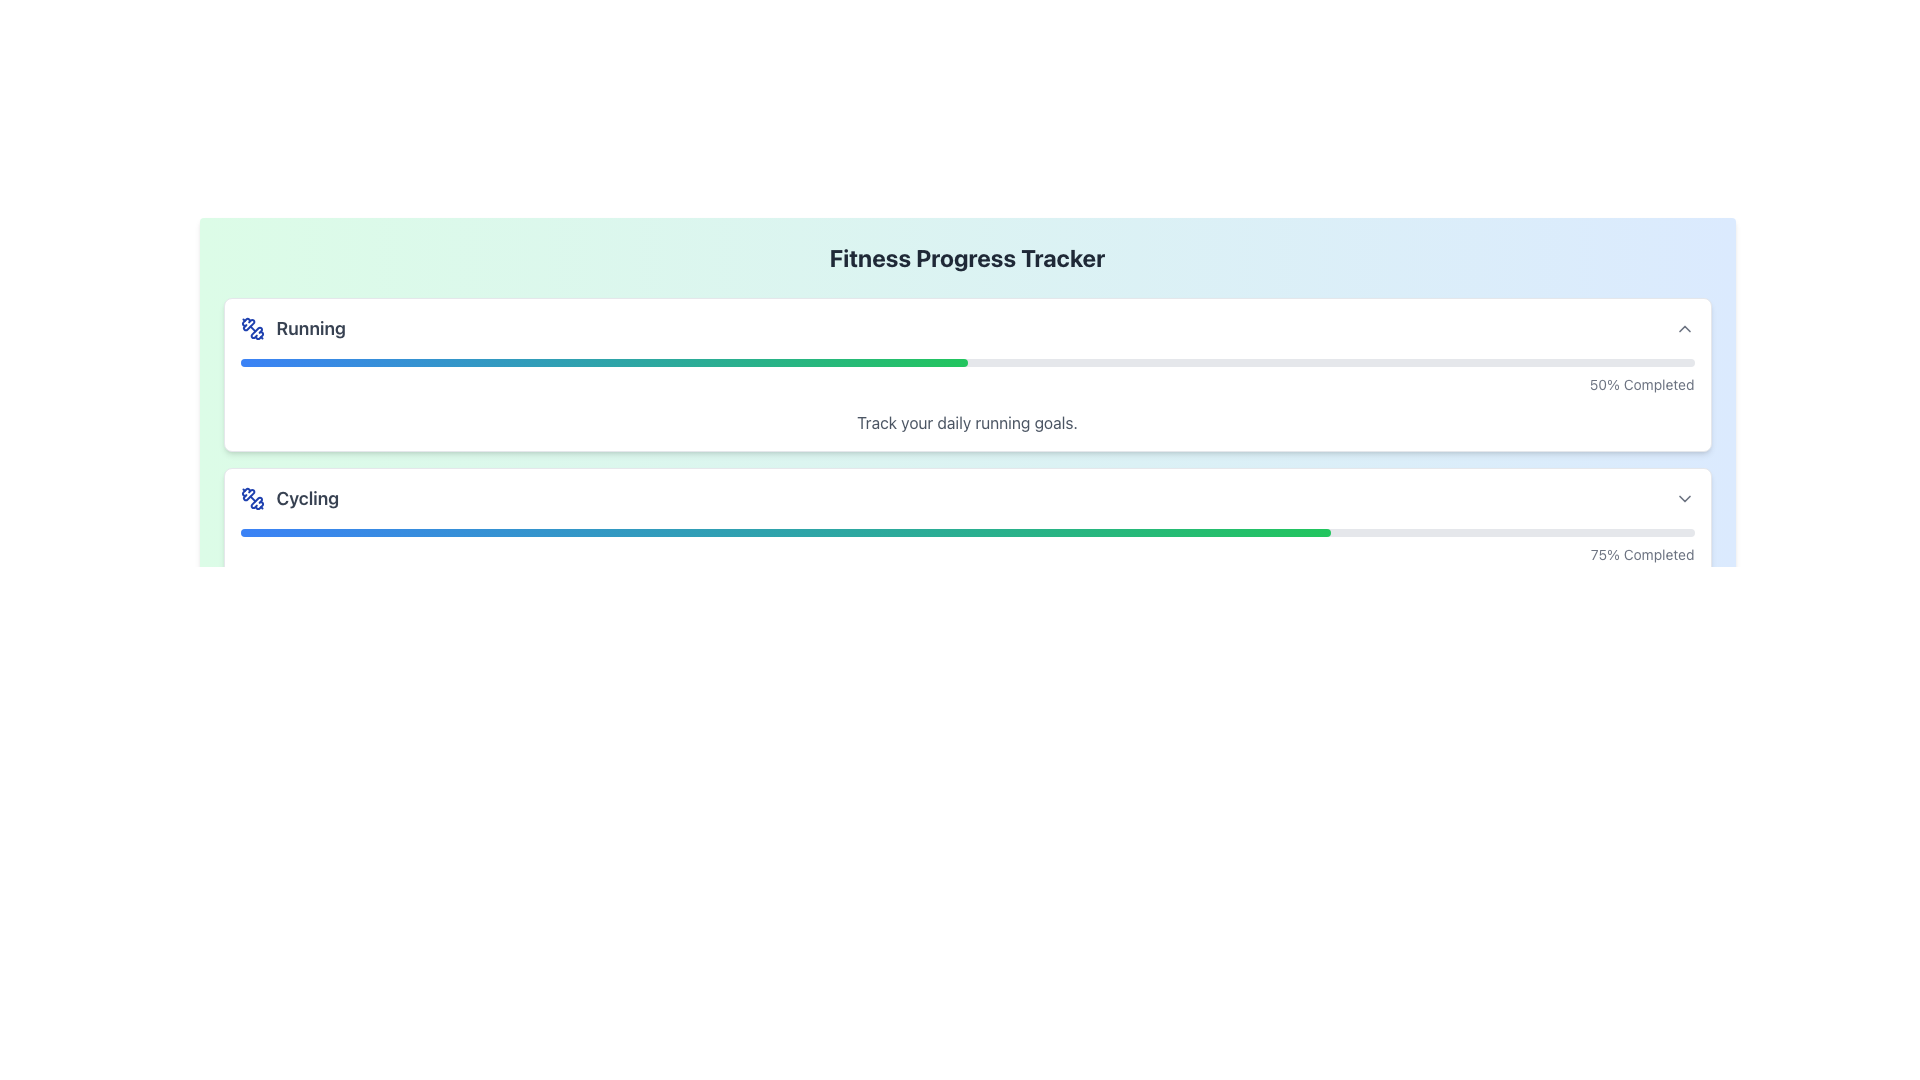 The image size is (1920, 1080). What do you see at coordinates (292, 327) in the screenshot?
I see `the 'Running' text label, which is styled in bold dark gray font and is located above the progress bar in the 'Fitness Progress Tracker' section` at bounding box center [292, 327].